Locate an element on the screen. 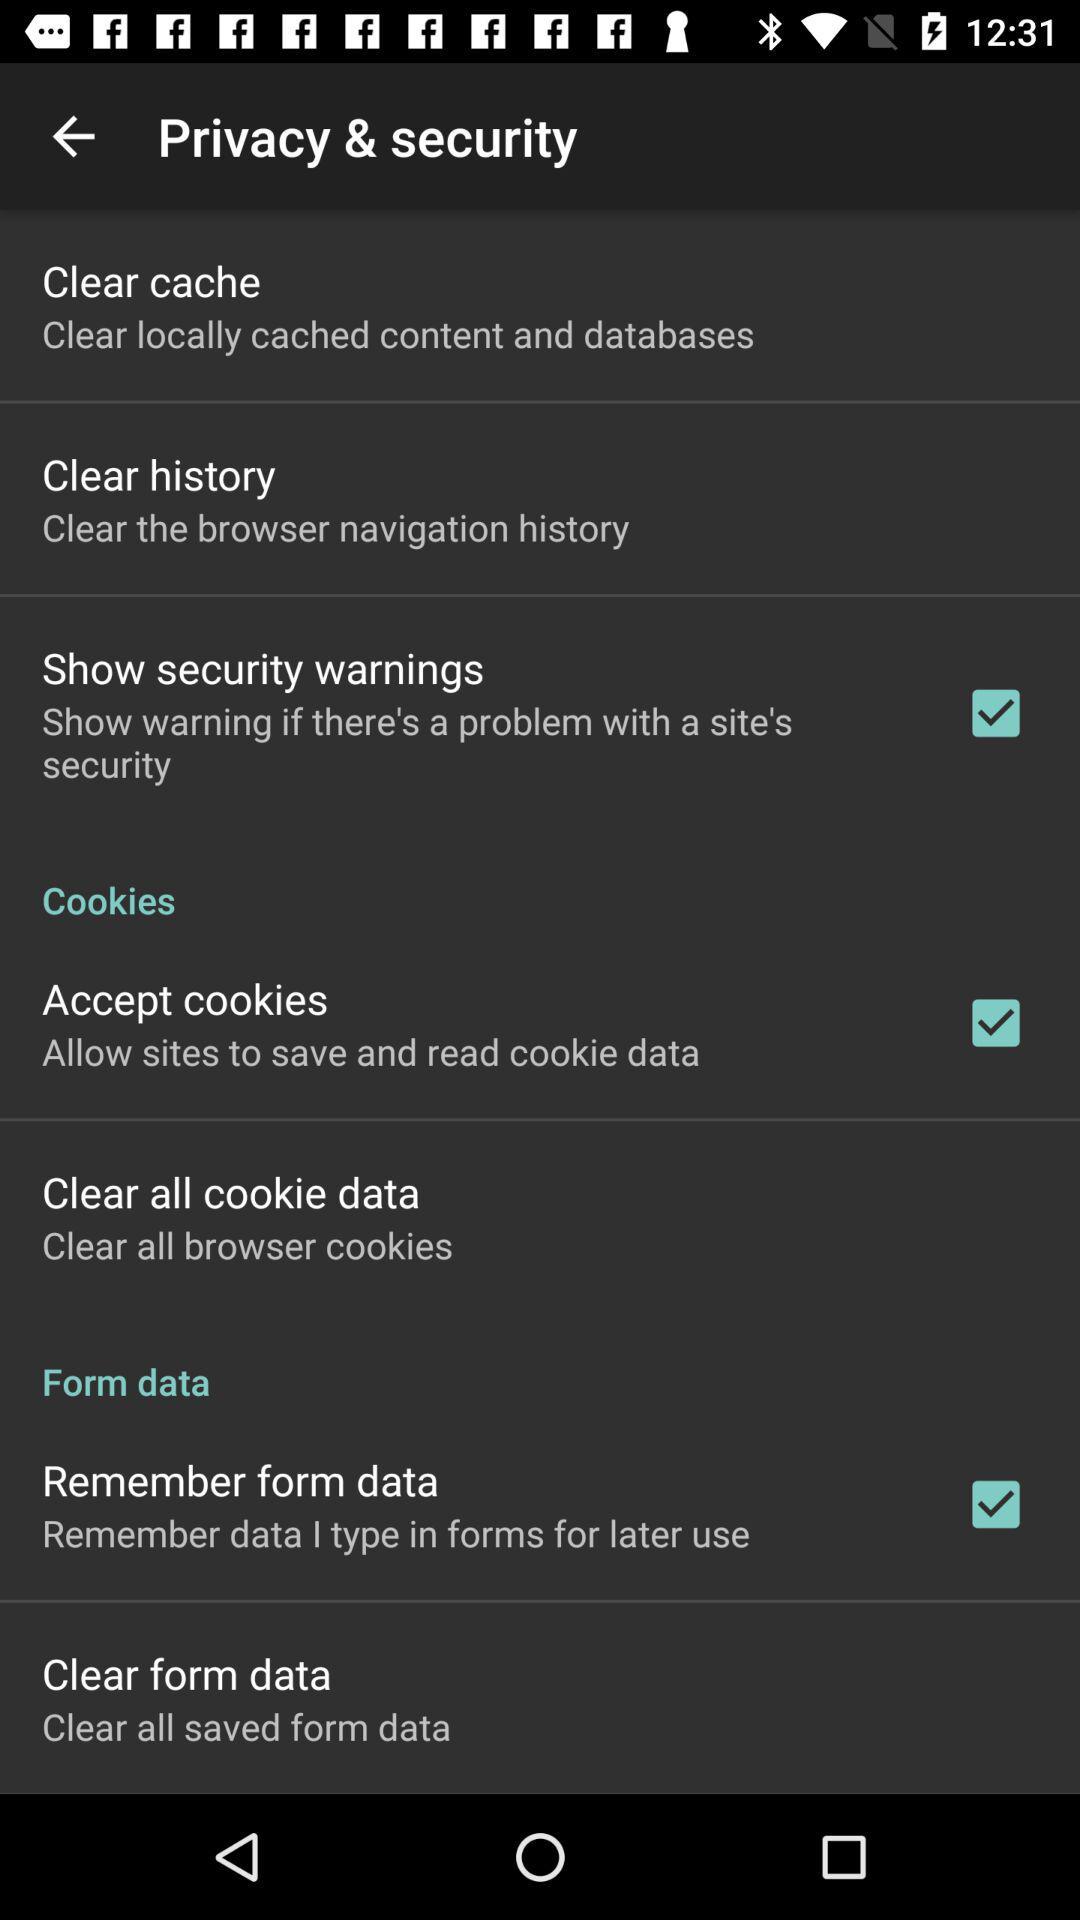 Image resolution: width=1080 pixels, height=1920 pixels. the item above clear locally cached is located at coordinates (150, 279).